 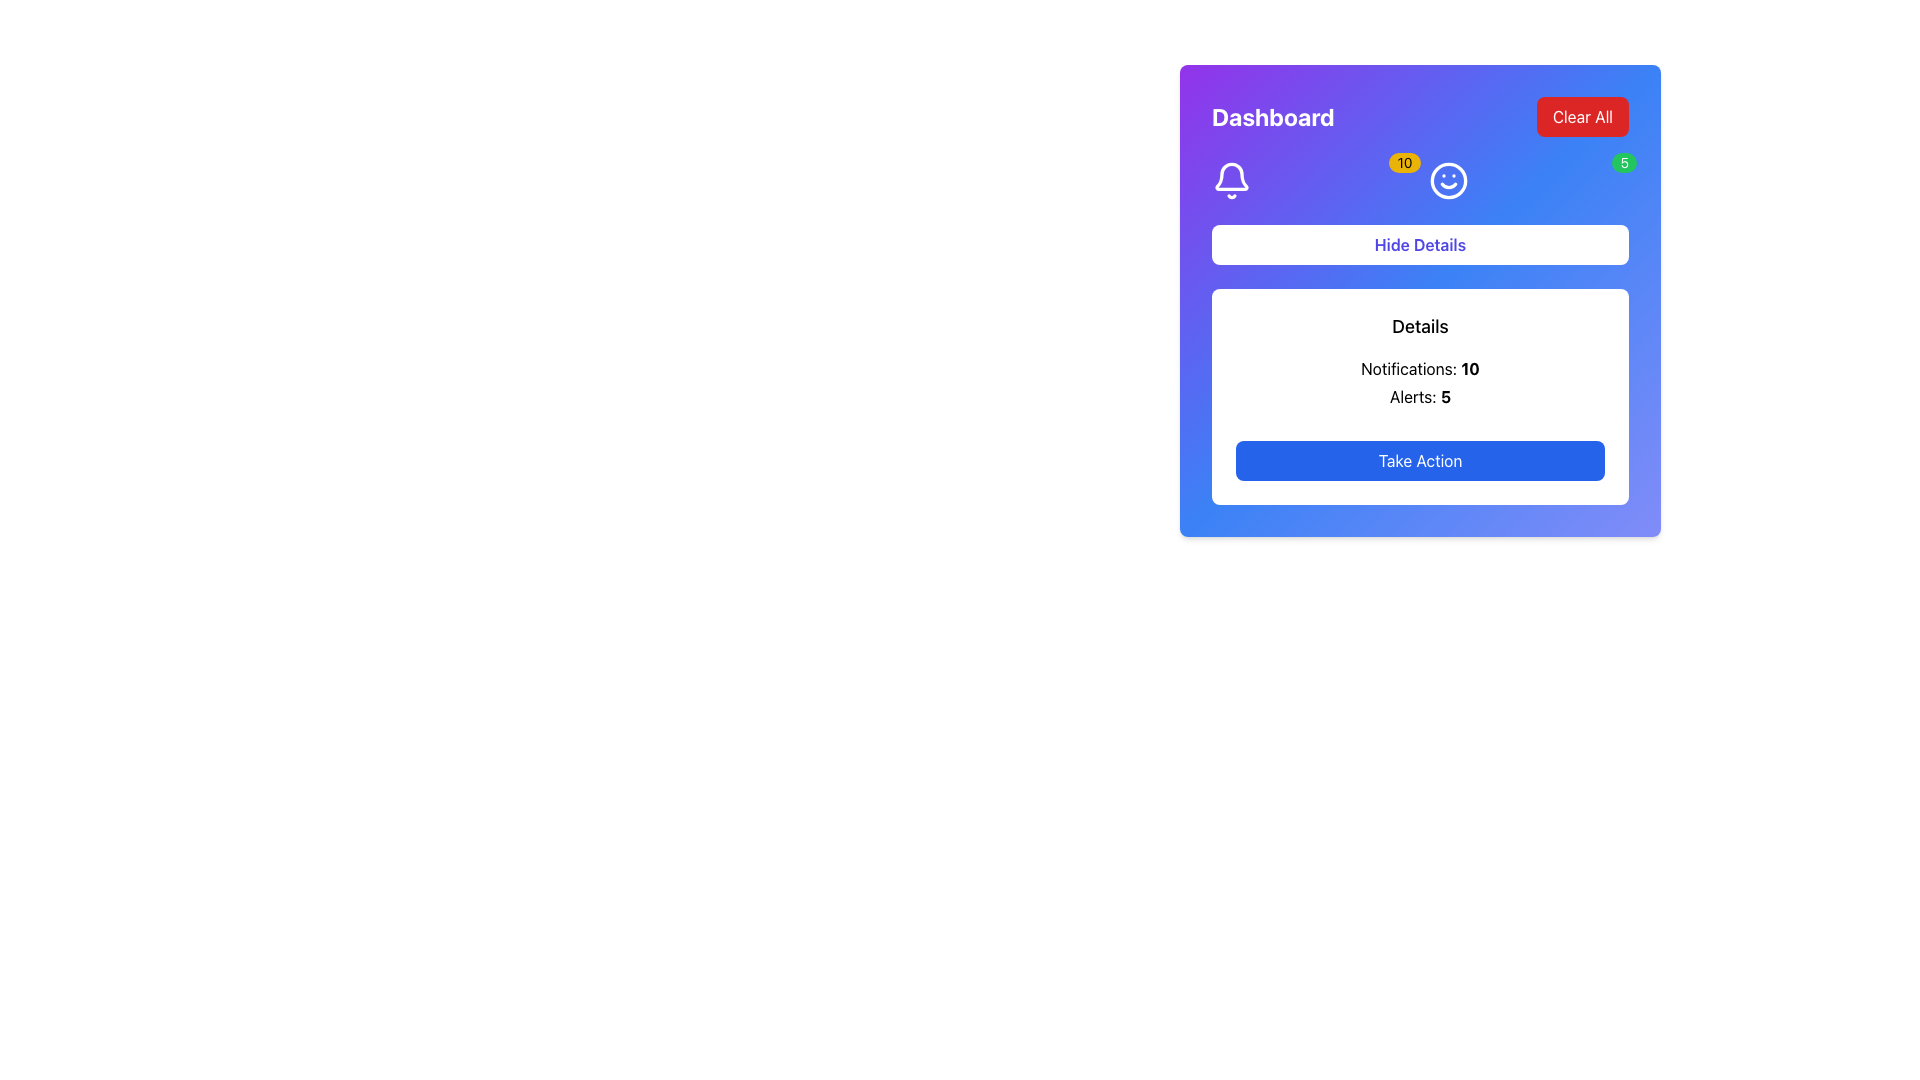 What do you see at coordinates (1527, 181) in the screenshot?
I see `the green badge displaying the number '5'` at bounding box center [1527, 181].